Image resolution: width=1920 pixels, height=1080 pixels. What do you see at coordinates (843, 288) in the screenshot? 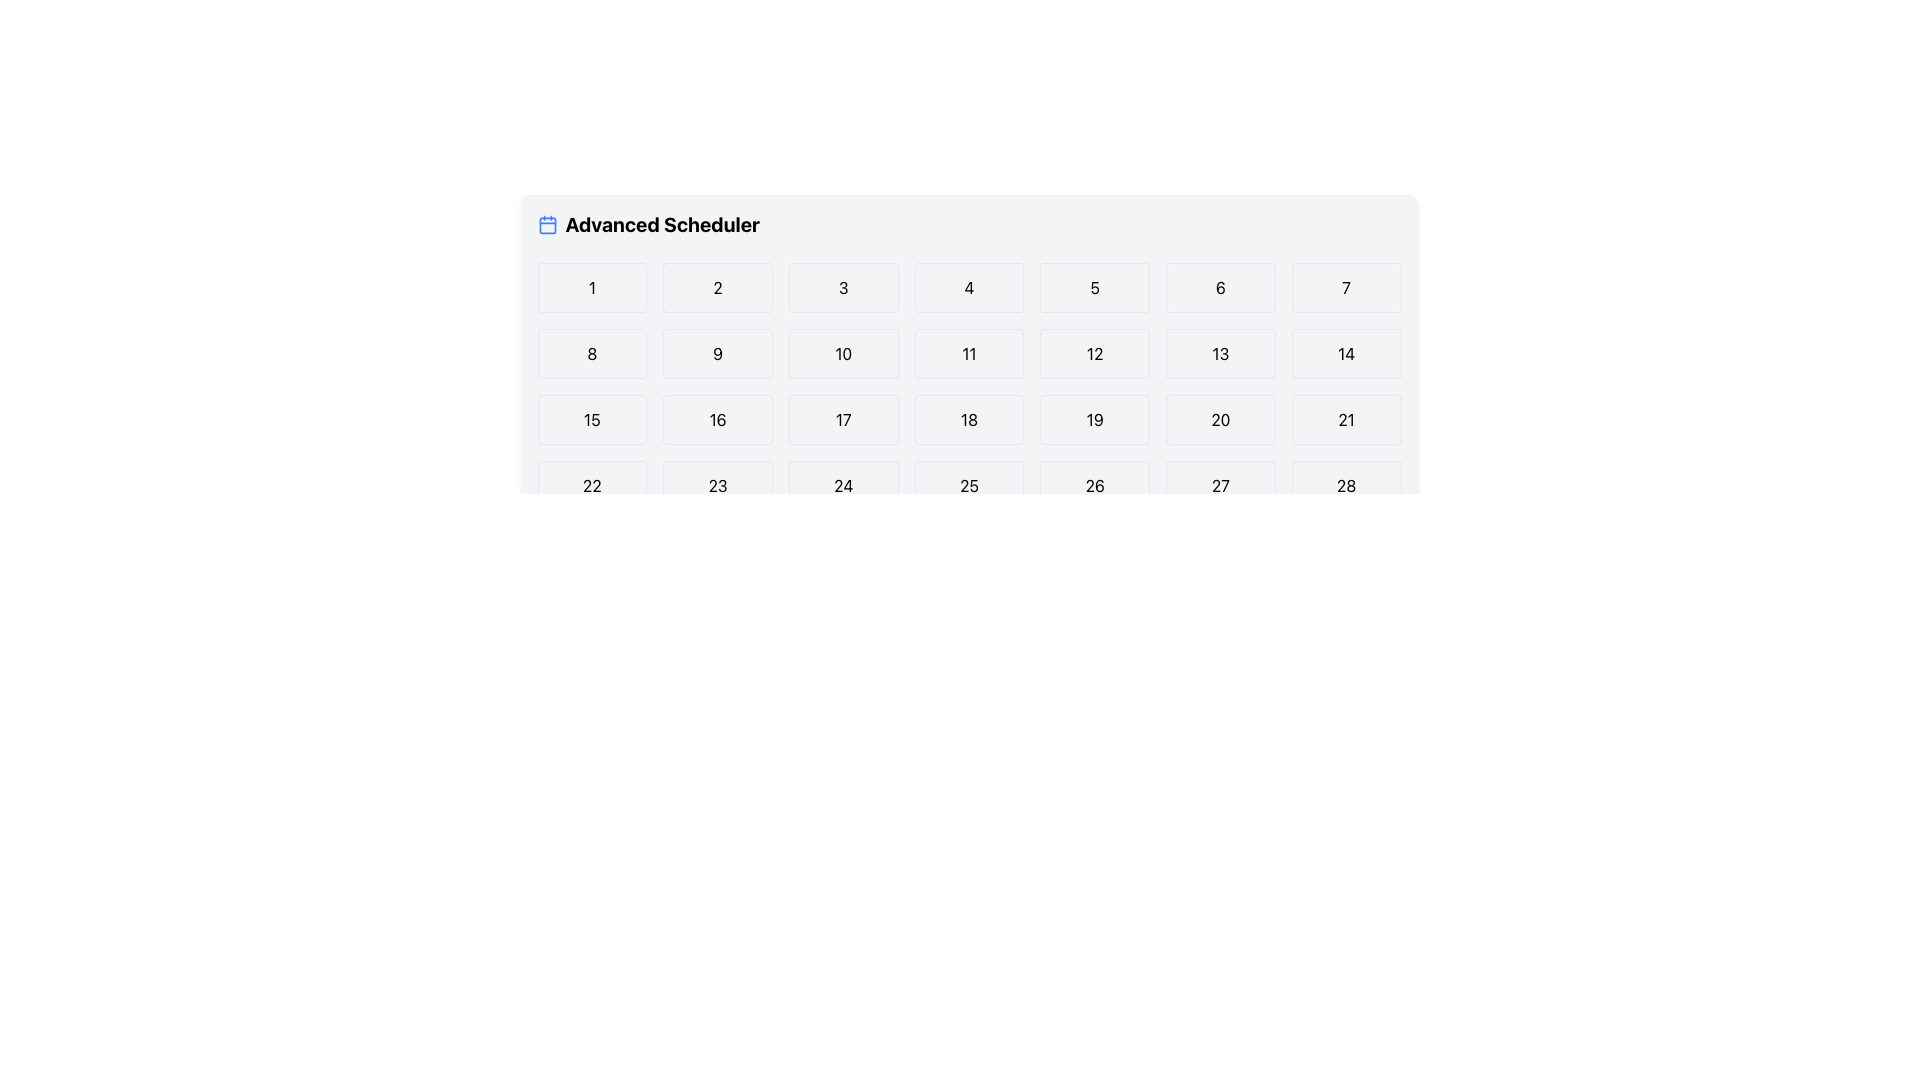
I see `the button labeled '3' in the grid of the 'Advanced Scheduler'` at bounding box center [843, 288].